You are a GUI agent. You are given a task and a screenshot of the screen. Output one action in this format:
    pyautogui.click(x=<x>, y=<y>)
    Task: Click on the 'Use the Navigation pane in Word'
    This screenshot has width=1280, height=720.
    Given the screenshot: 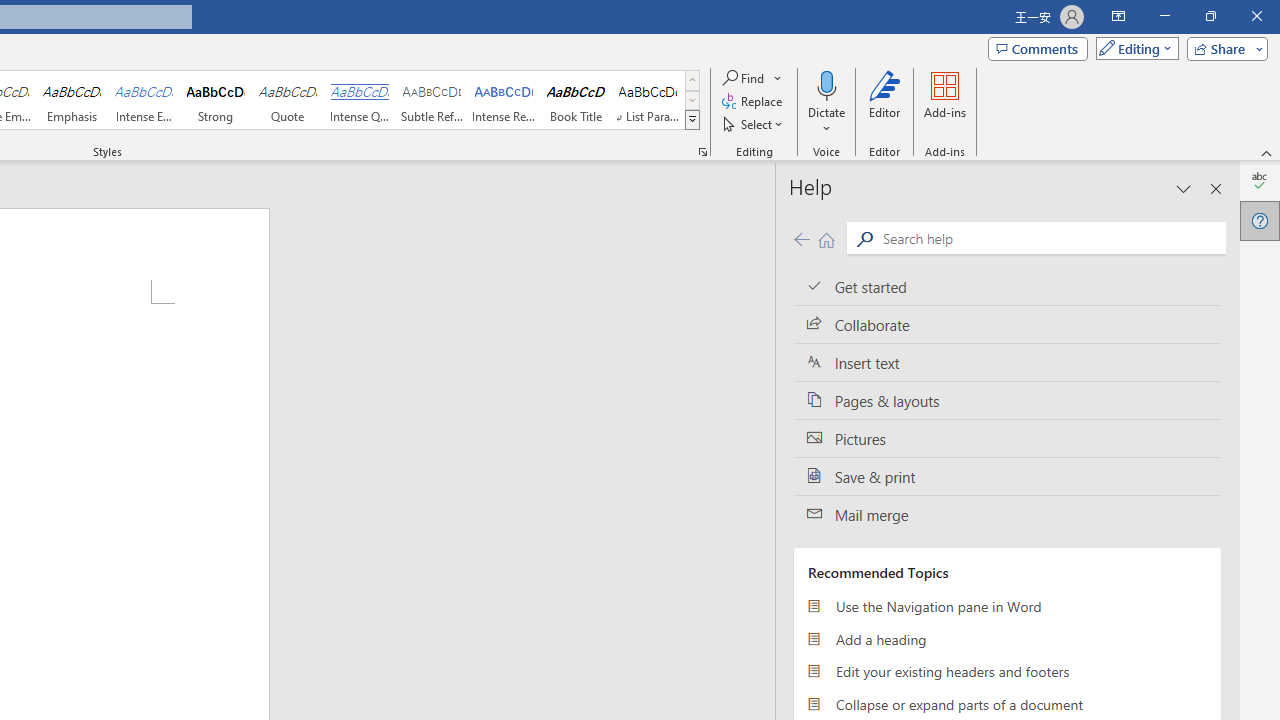 What is the action you would take?
    pyautogui.click(x=1007, y=605)
    